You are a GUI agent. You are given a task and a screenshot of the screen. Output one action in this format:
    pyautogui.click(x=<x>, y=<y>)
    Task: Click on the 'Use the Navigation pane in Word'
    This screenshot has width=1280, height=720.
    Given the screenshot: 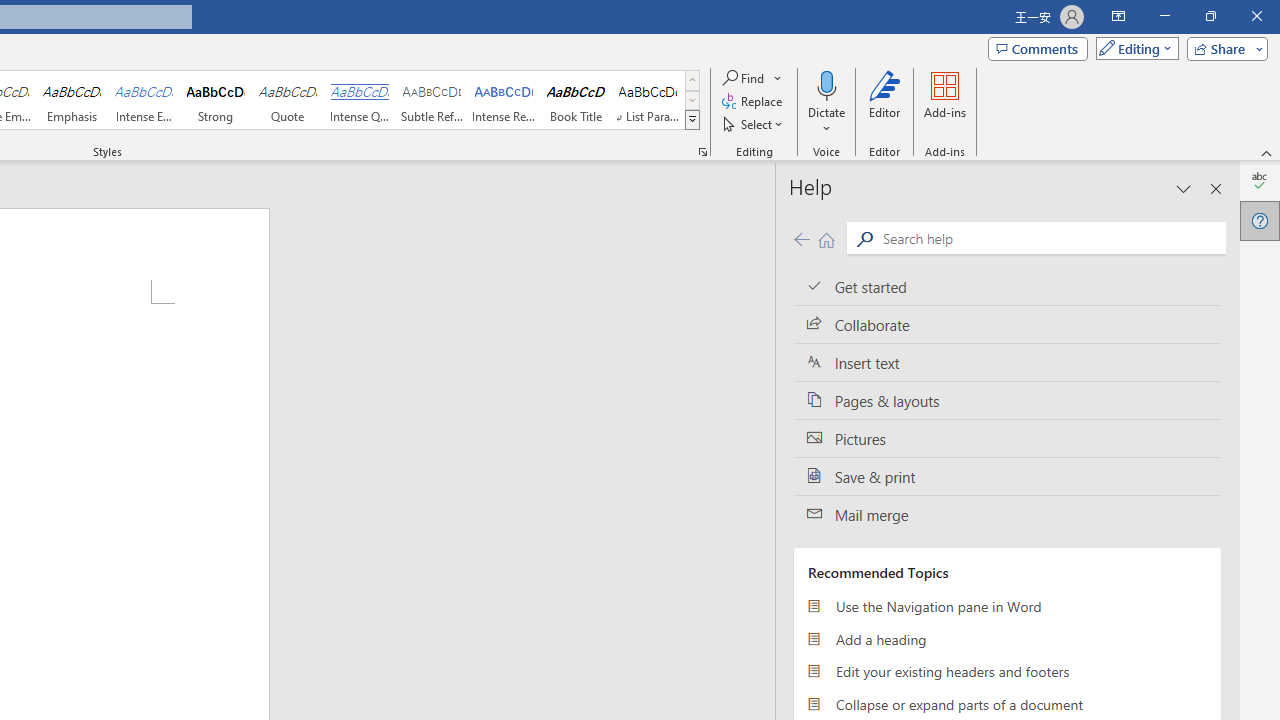 What is the action you would take?
    pyautogui.click(x=1007, y=605)
    